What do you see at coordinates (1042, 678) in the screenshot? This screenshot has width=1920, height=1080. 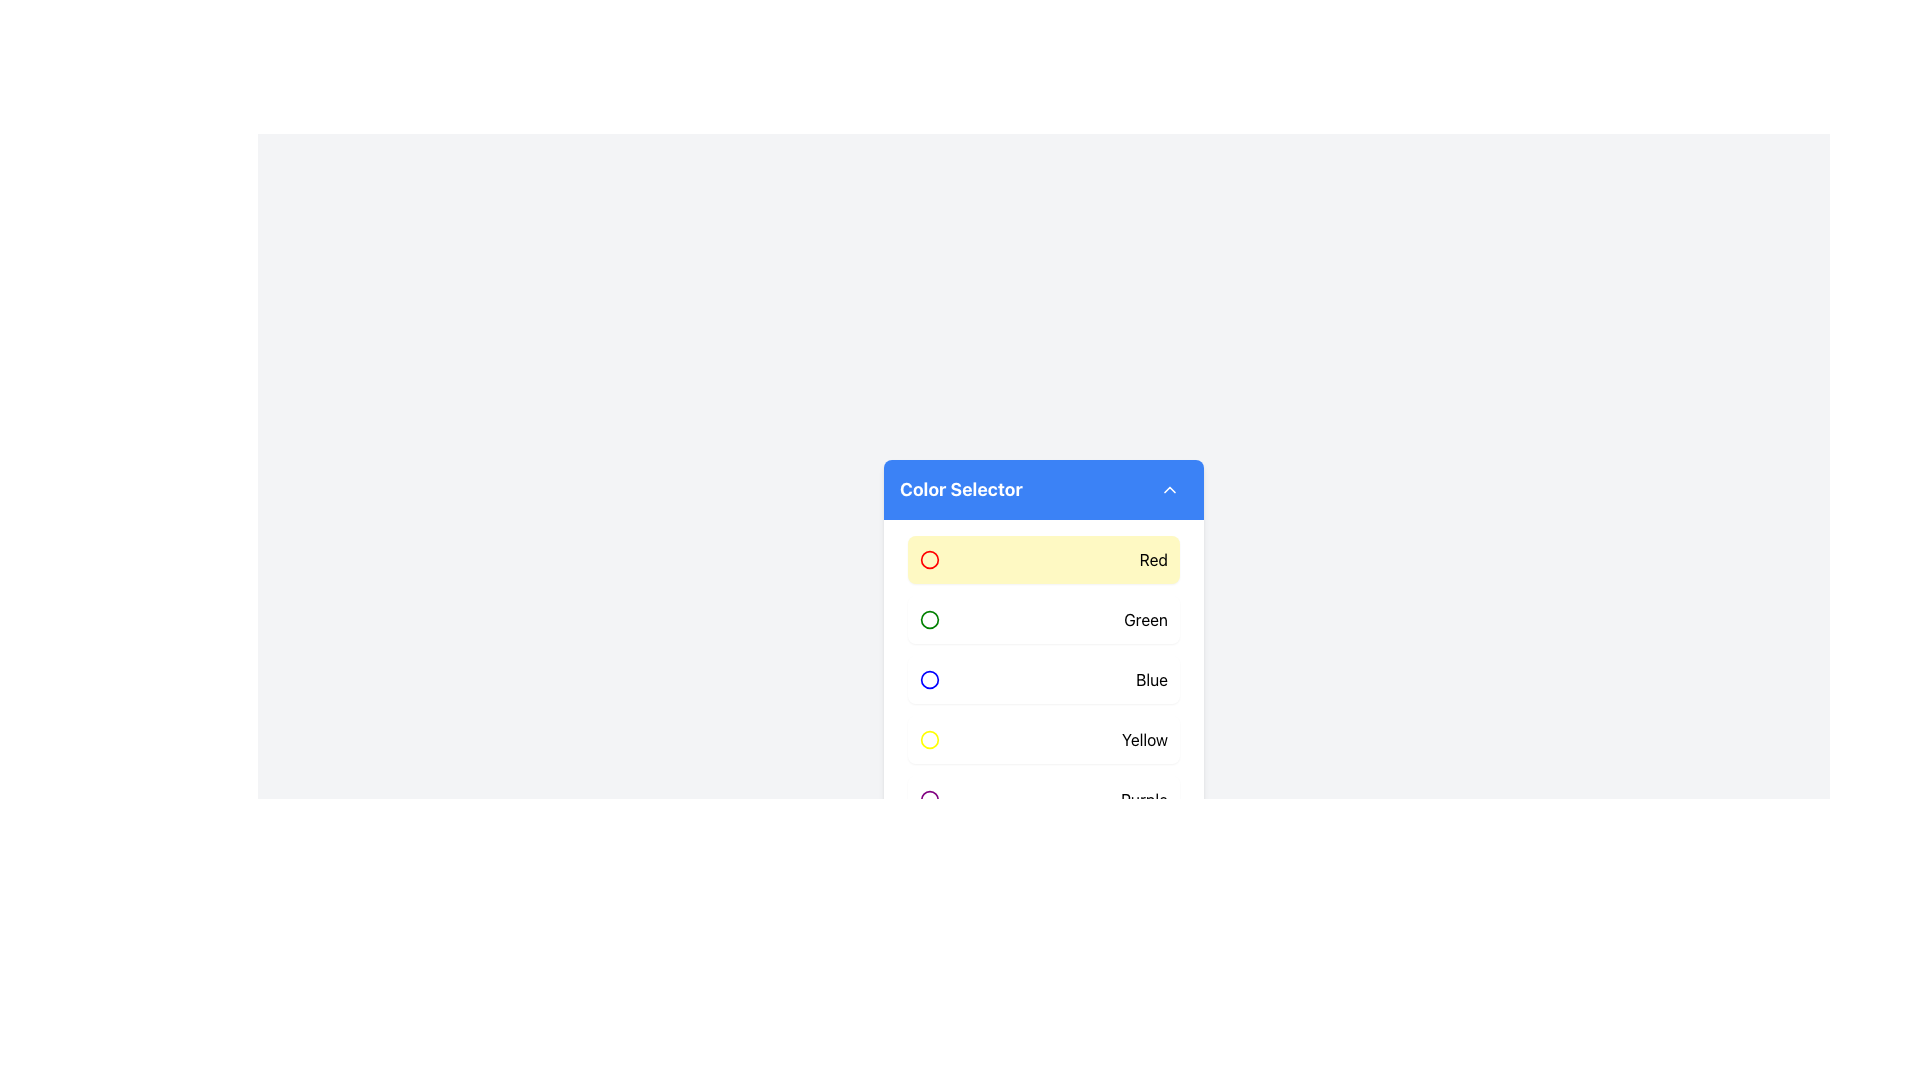 I see `the third selectable list item labeled 'Blue' in the vertically stacked color selector interface` at bounding box center [1042, 678].